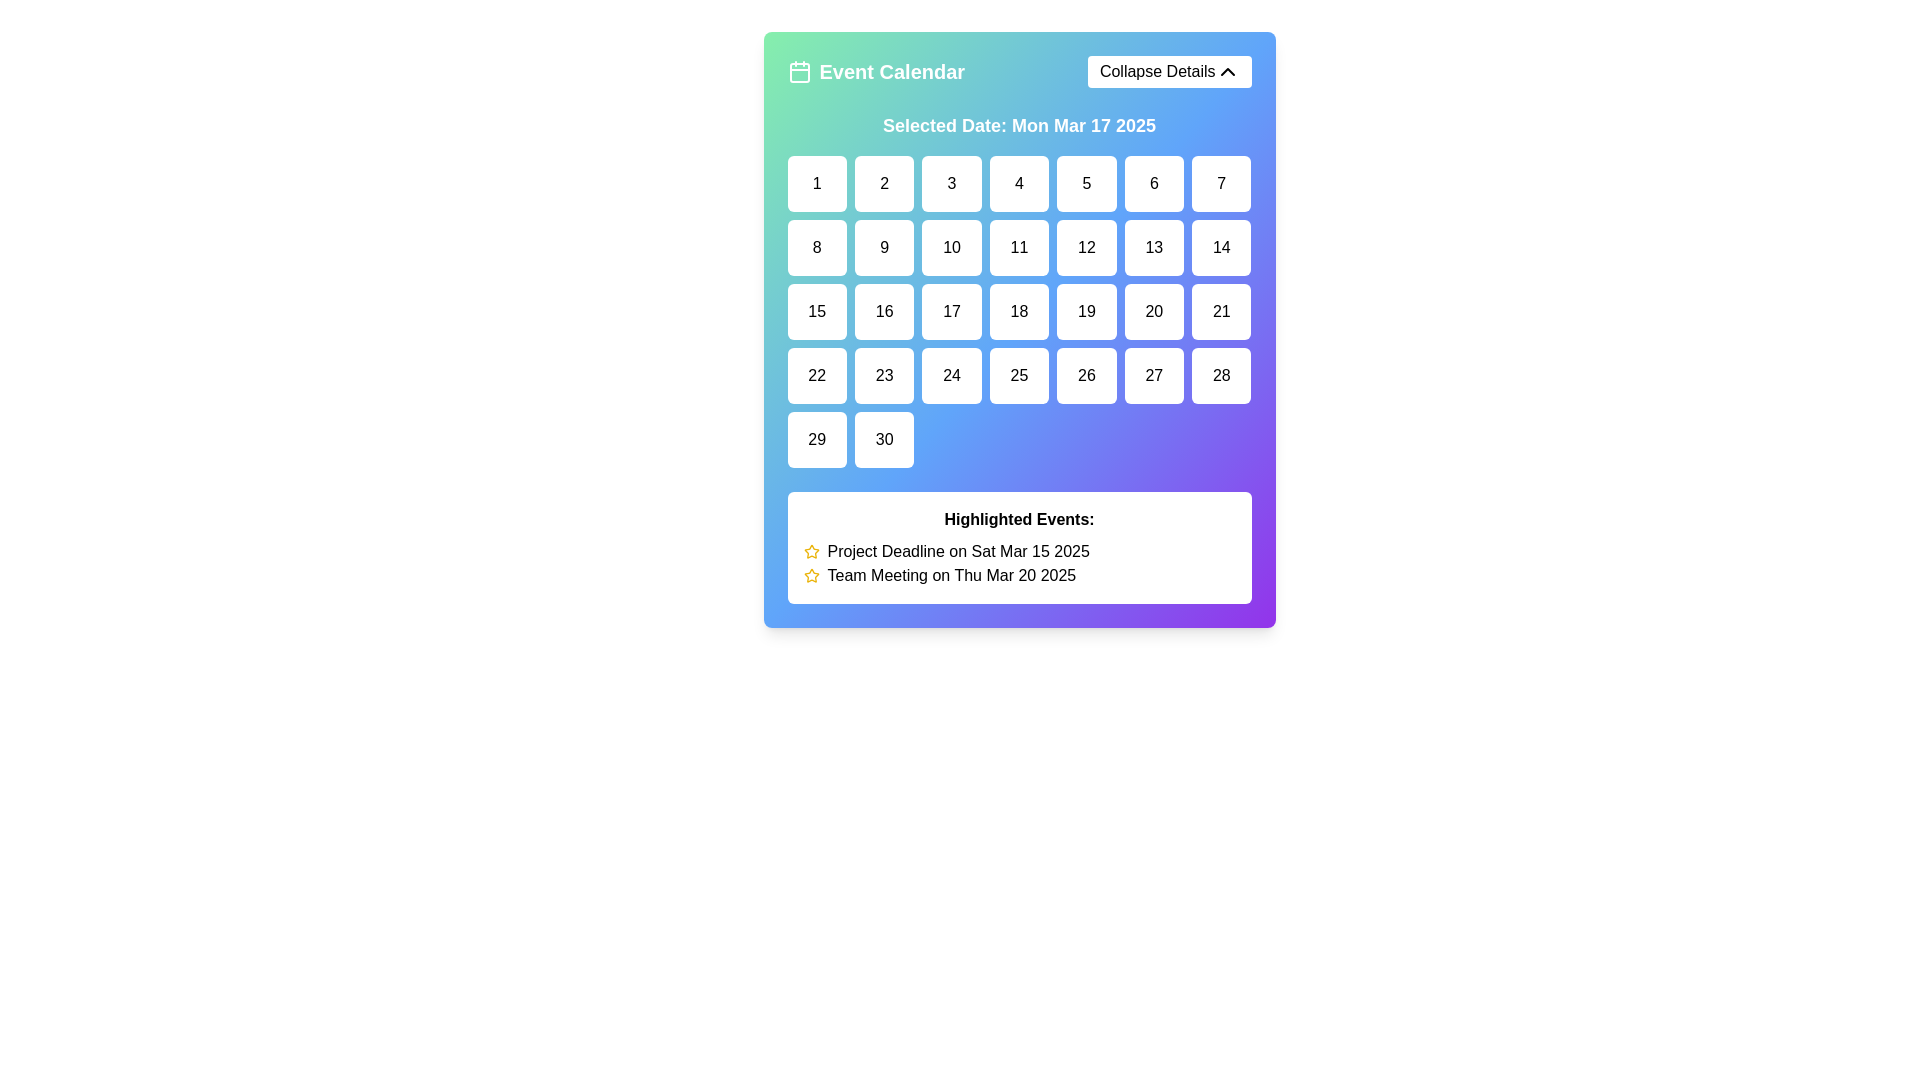 The height and width of the screenshot is (1080, 1920). What do you see at coordinates (1019, 575) in the screenshot?
I see `the text label with the icon that reads 'Team Meeting on Thu Mar 20 2025,' which is the second item in the 'Highlighted Events' section` at bounding box center [1019, 575].